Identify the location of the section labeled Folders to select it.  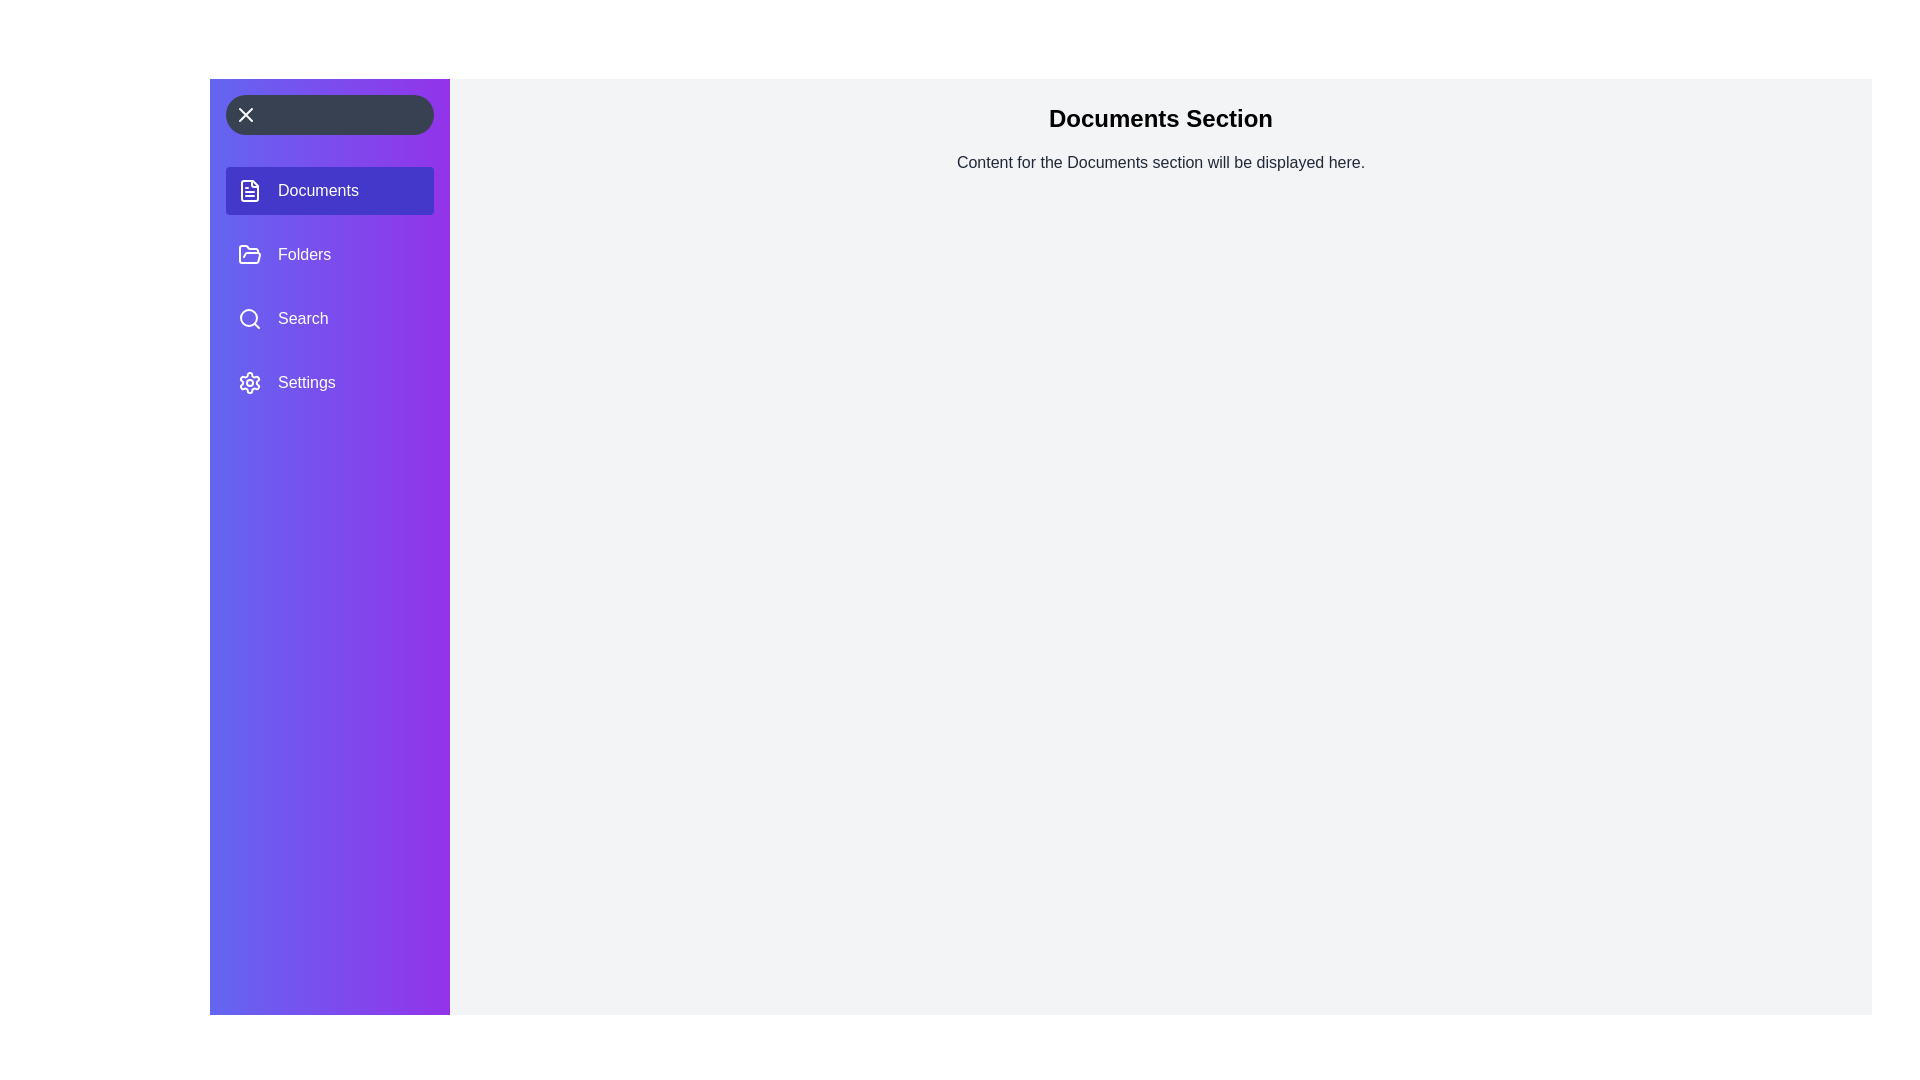
(330, 253).